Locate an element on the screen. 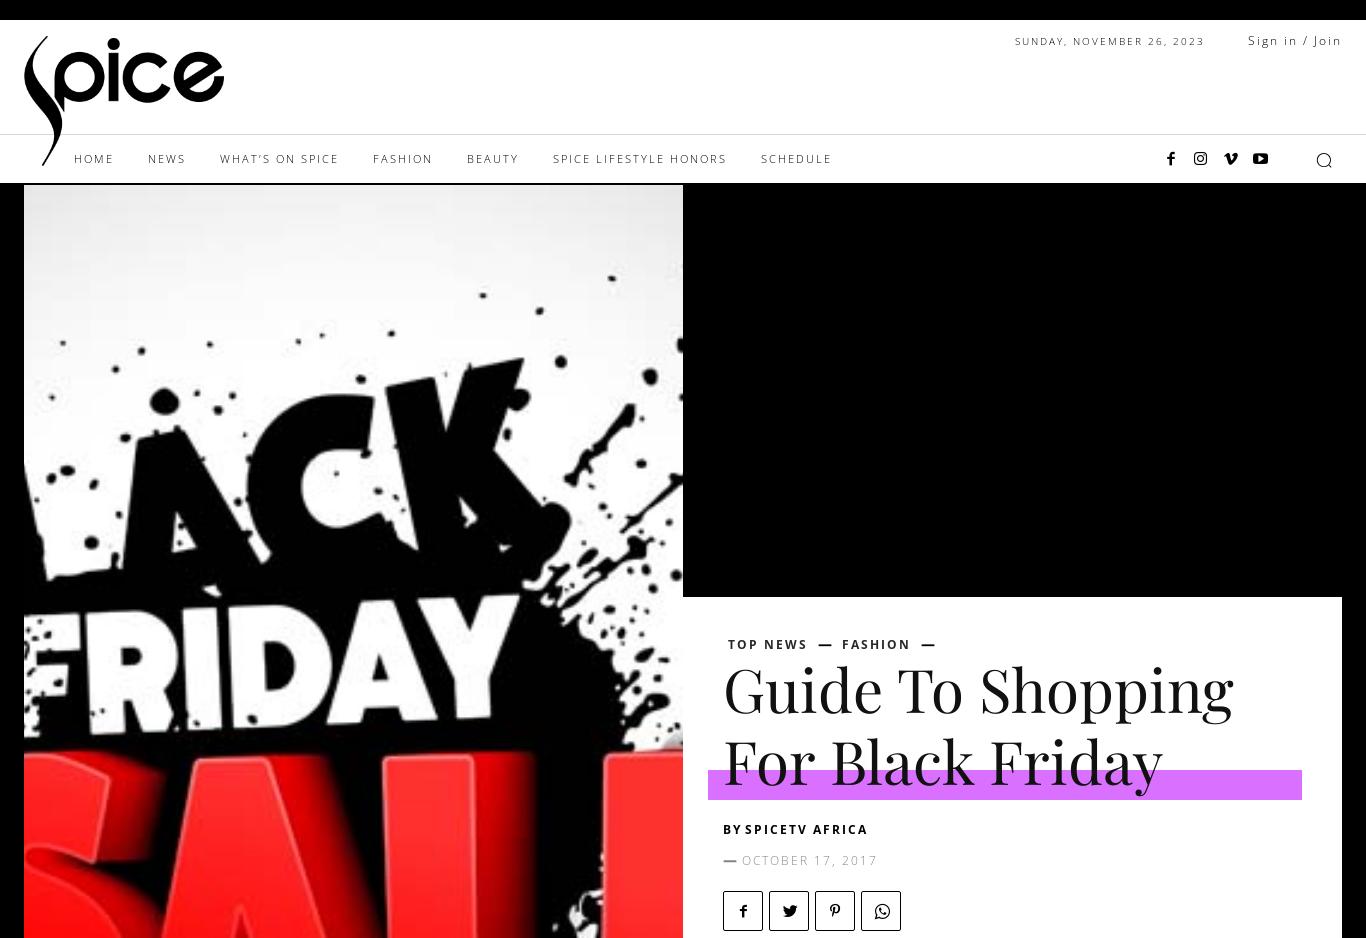  'Top News' is located at coordinates (727, 643).